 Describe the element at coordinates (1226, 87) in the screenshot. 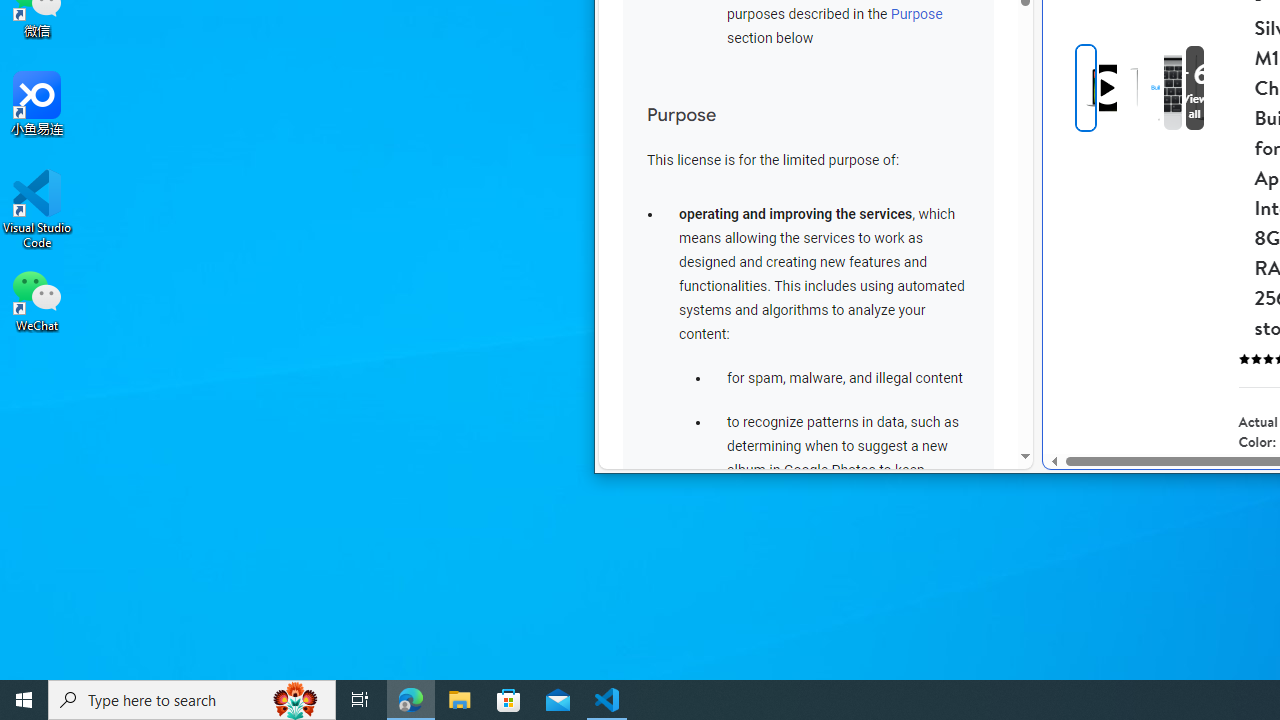

I see `'View all media'` at that location.